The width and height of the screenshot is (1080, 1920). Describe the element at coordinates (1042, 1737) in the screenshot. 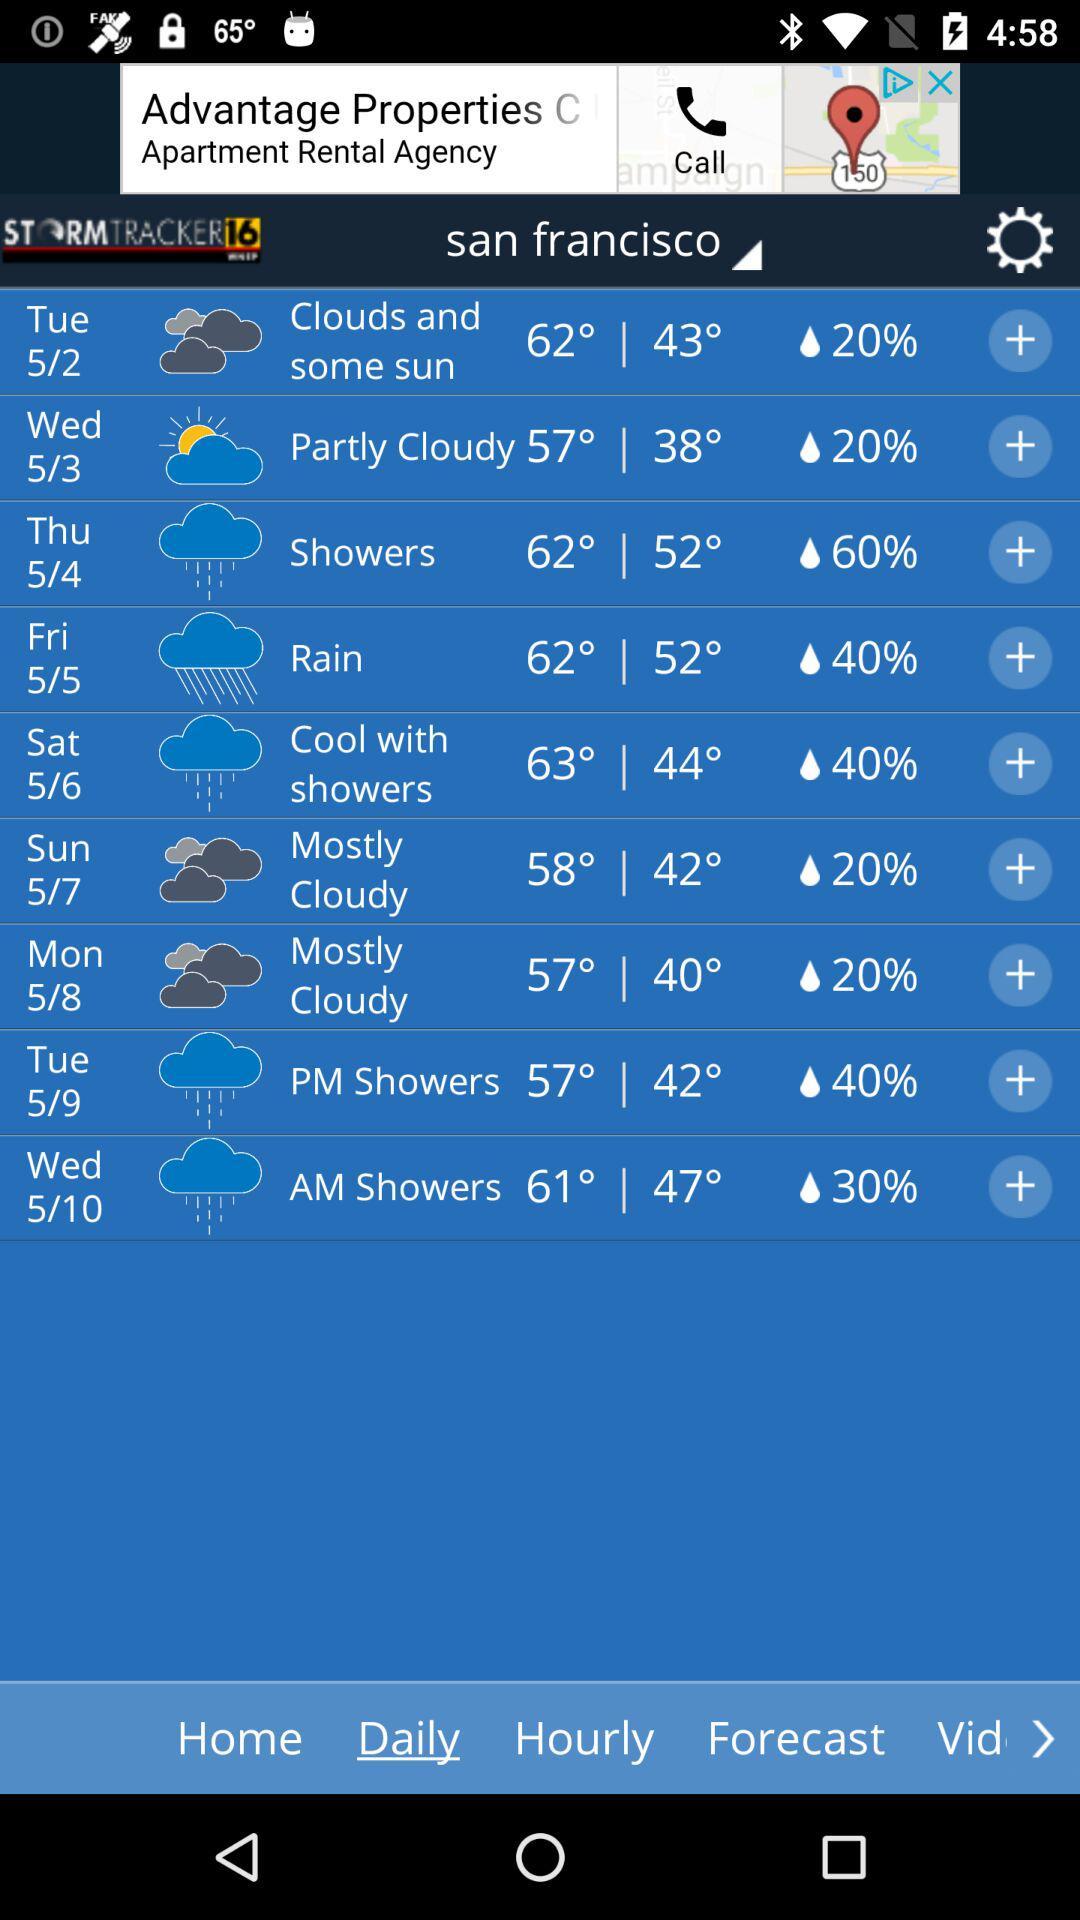

I see `the arrow_forward icon` at that location.